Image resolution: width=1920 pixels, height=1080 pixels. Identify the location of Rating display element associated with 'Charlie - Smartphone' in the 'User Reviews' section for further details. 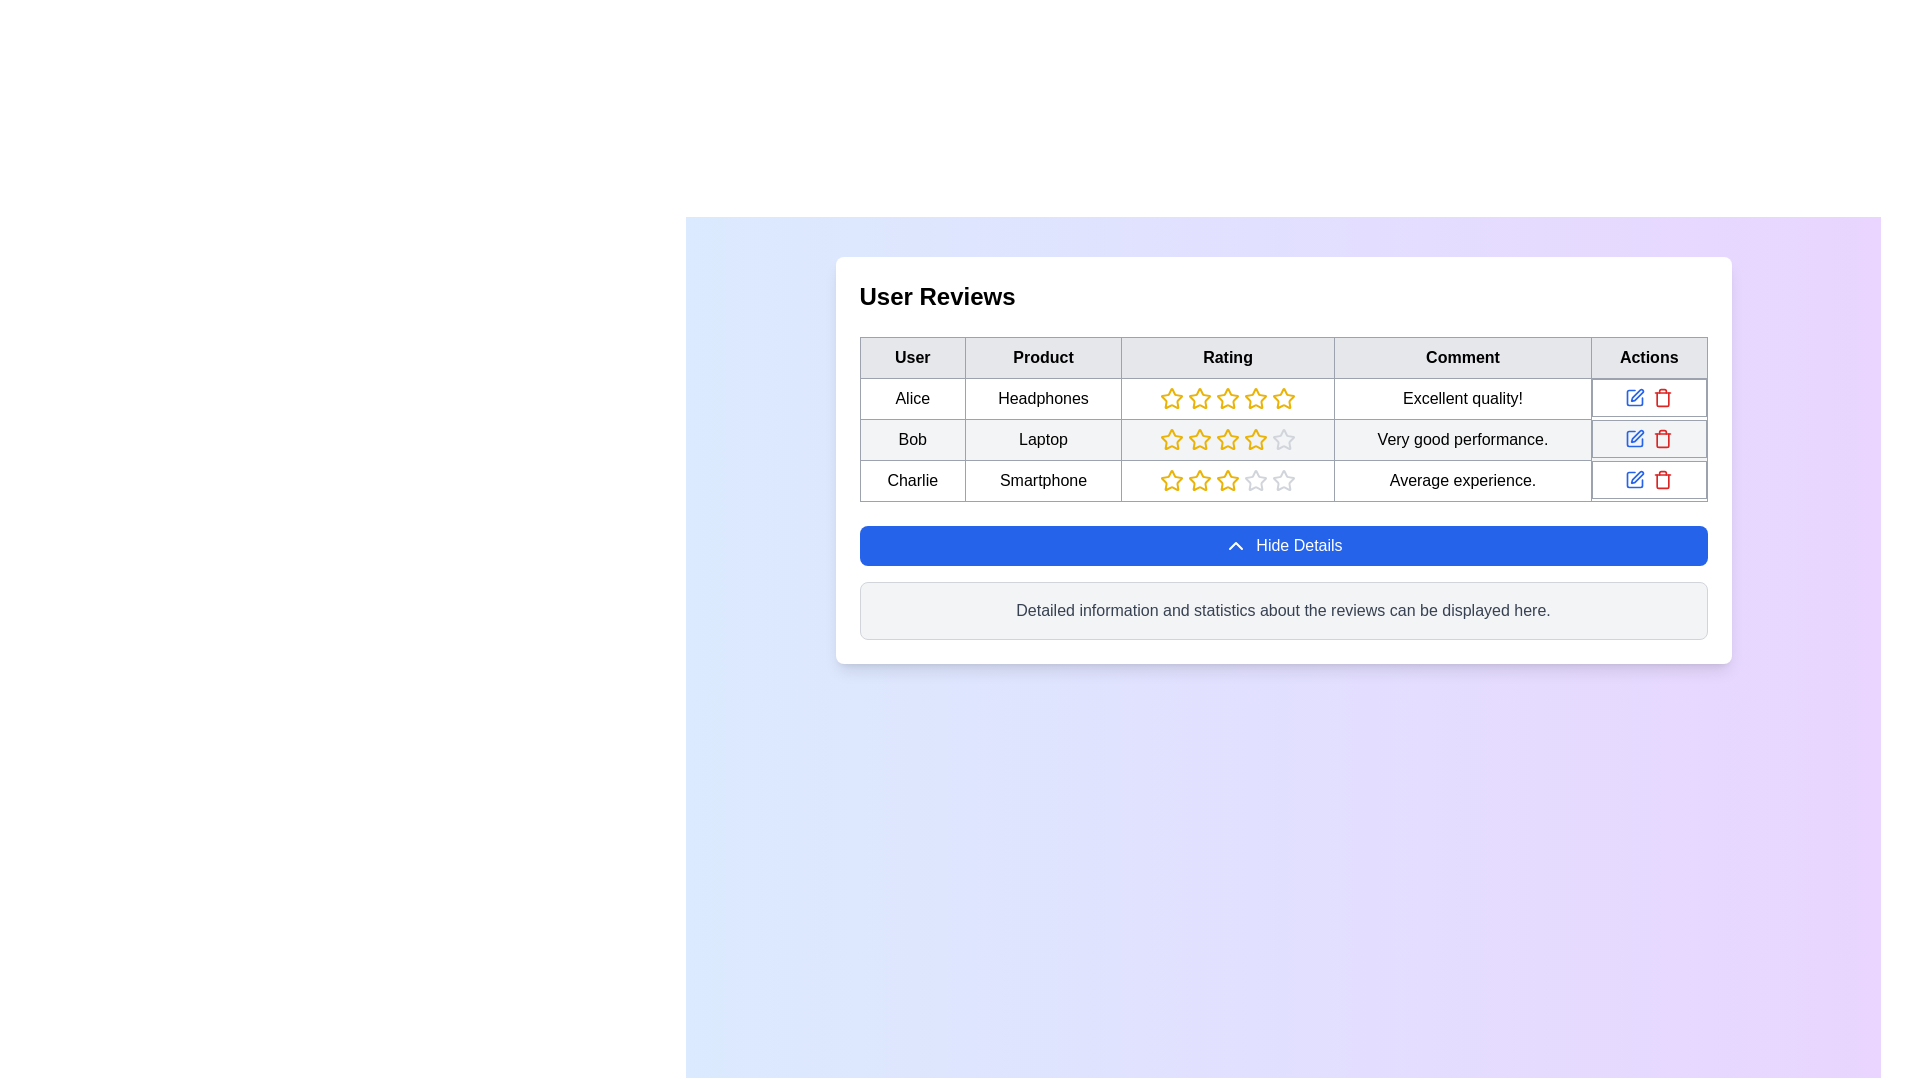
(1227, 481).